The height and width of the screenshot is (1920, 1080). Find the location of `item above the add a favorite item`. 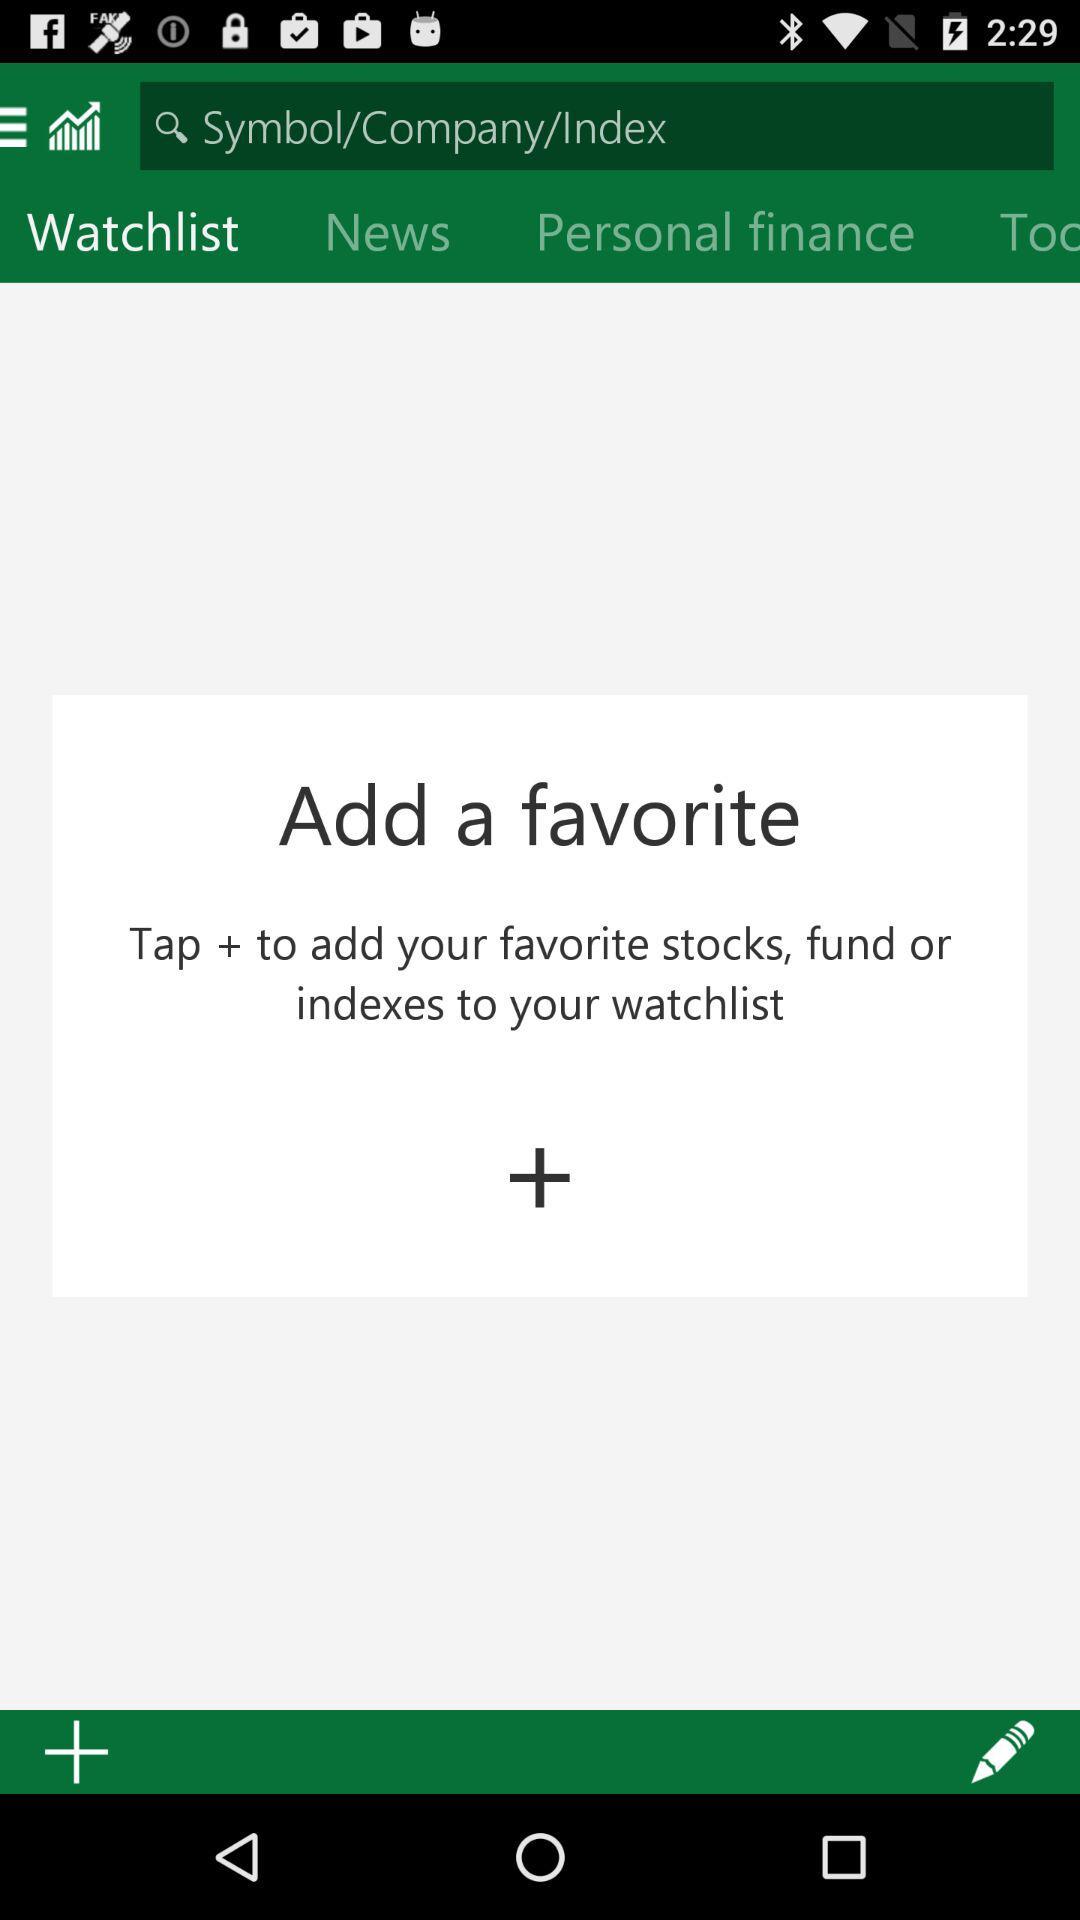

item above the add a favorite item is located at coordinates (741, 235).